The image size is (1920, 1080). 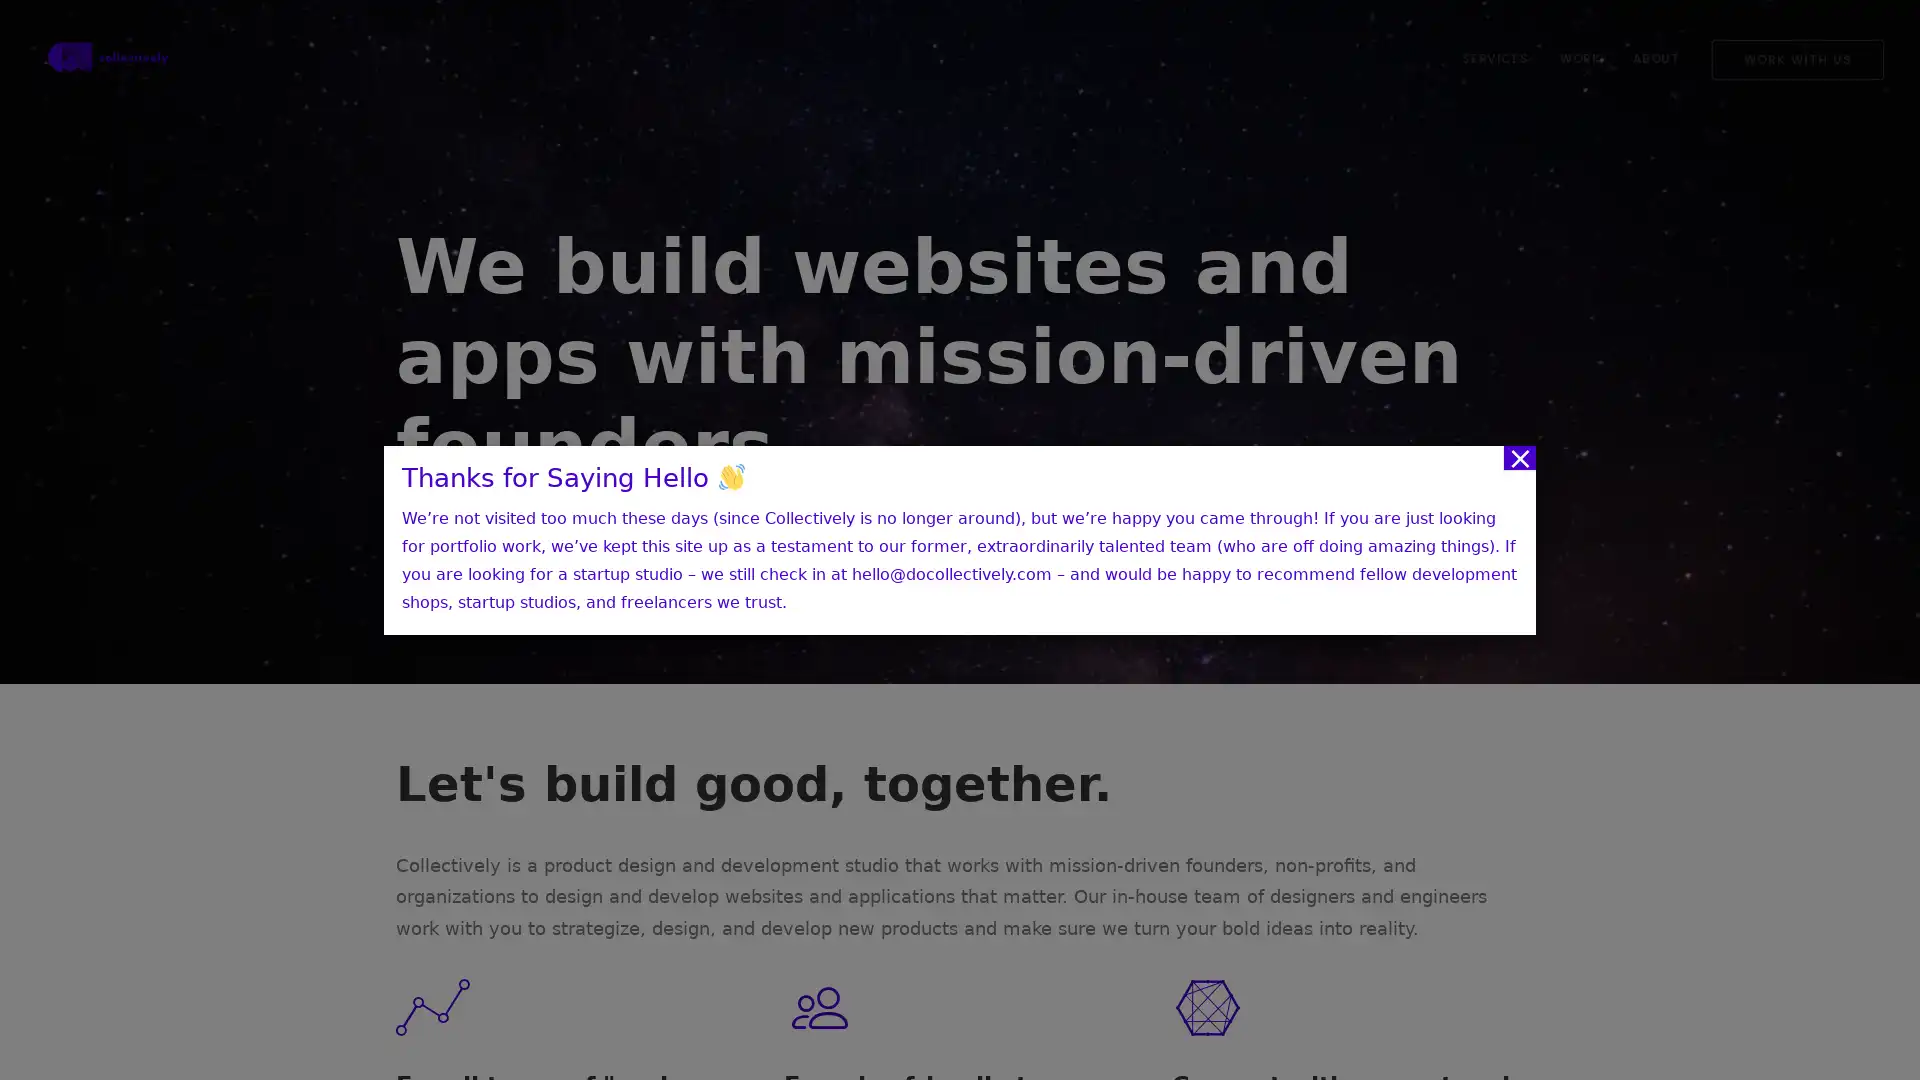 I want to click on Close, so click(x=1520, y=458).